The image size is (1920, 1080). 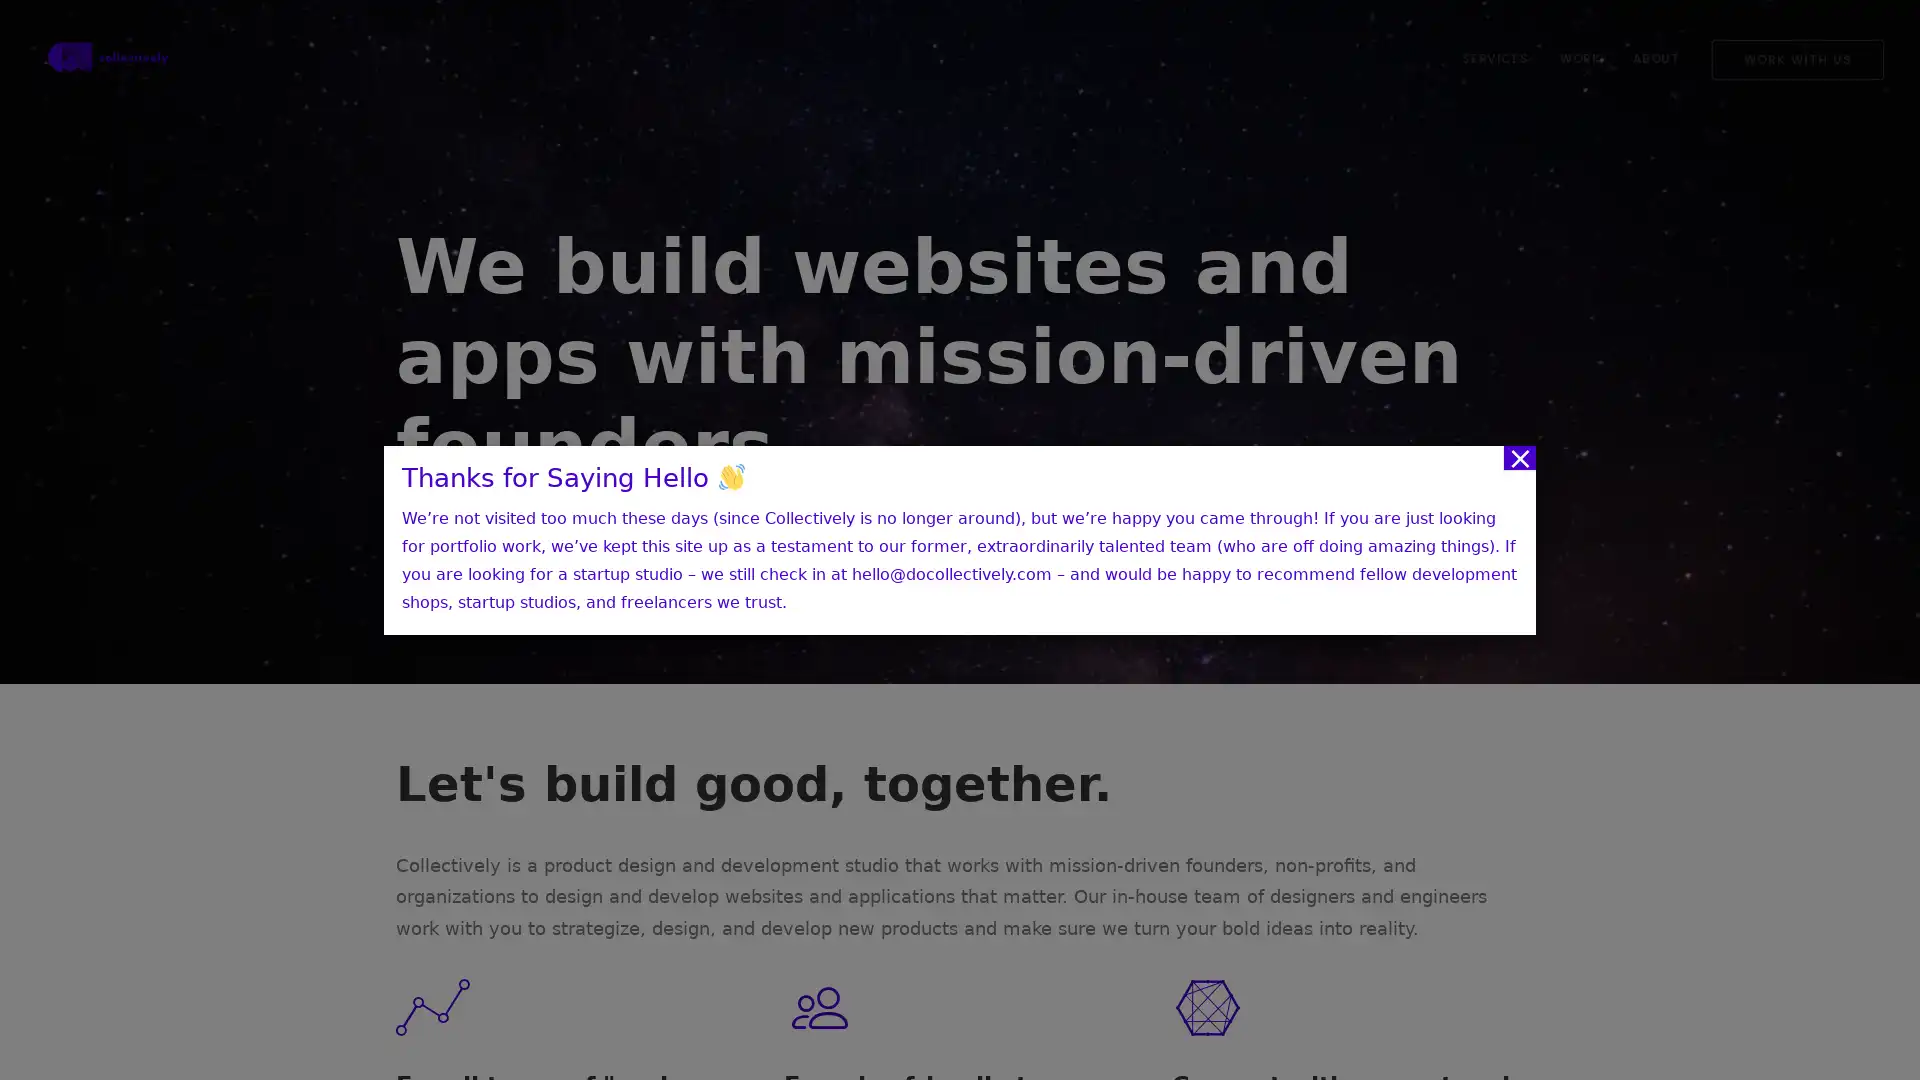 I want to click on Close, so click(x=1520, y=458).